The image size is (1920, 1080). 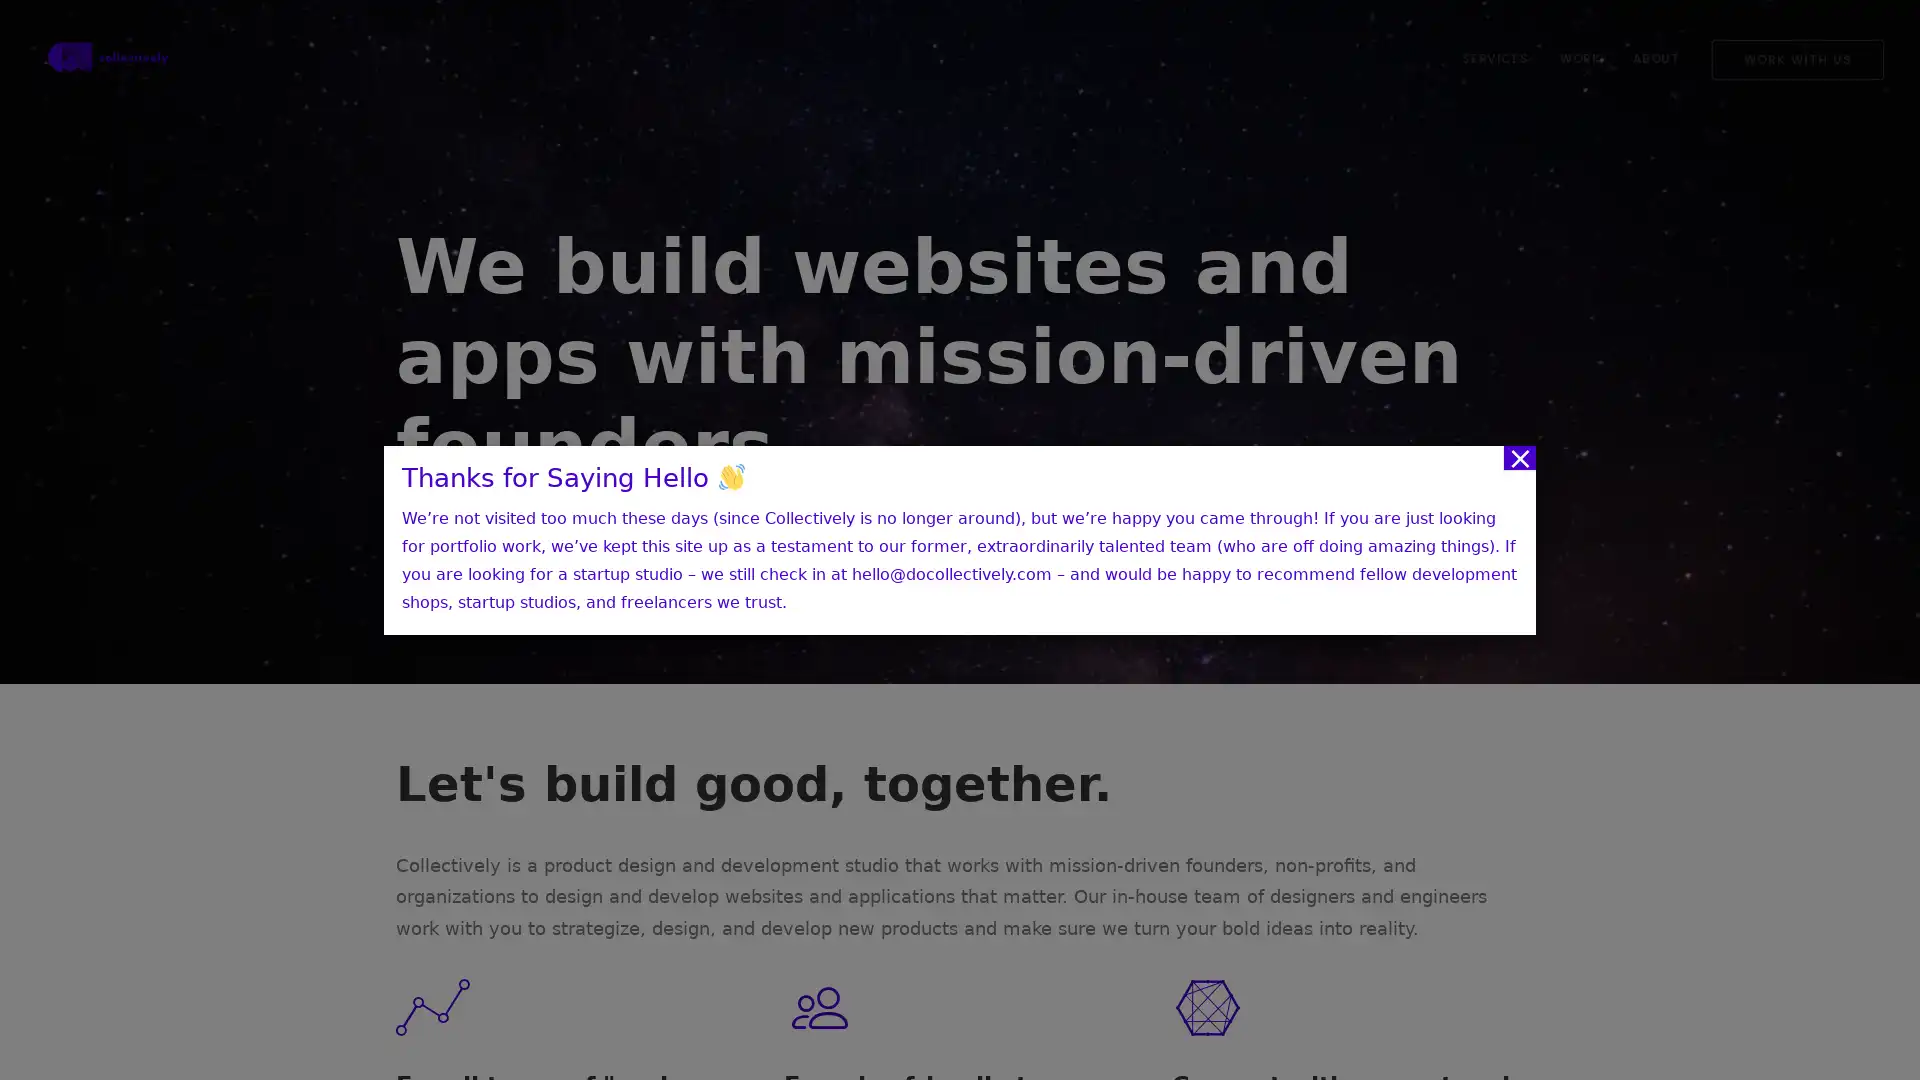 I want to click on Close, so click(x=1520, y=458).